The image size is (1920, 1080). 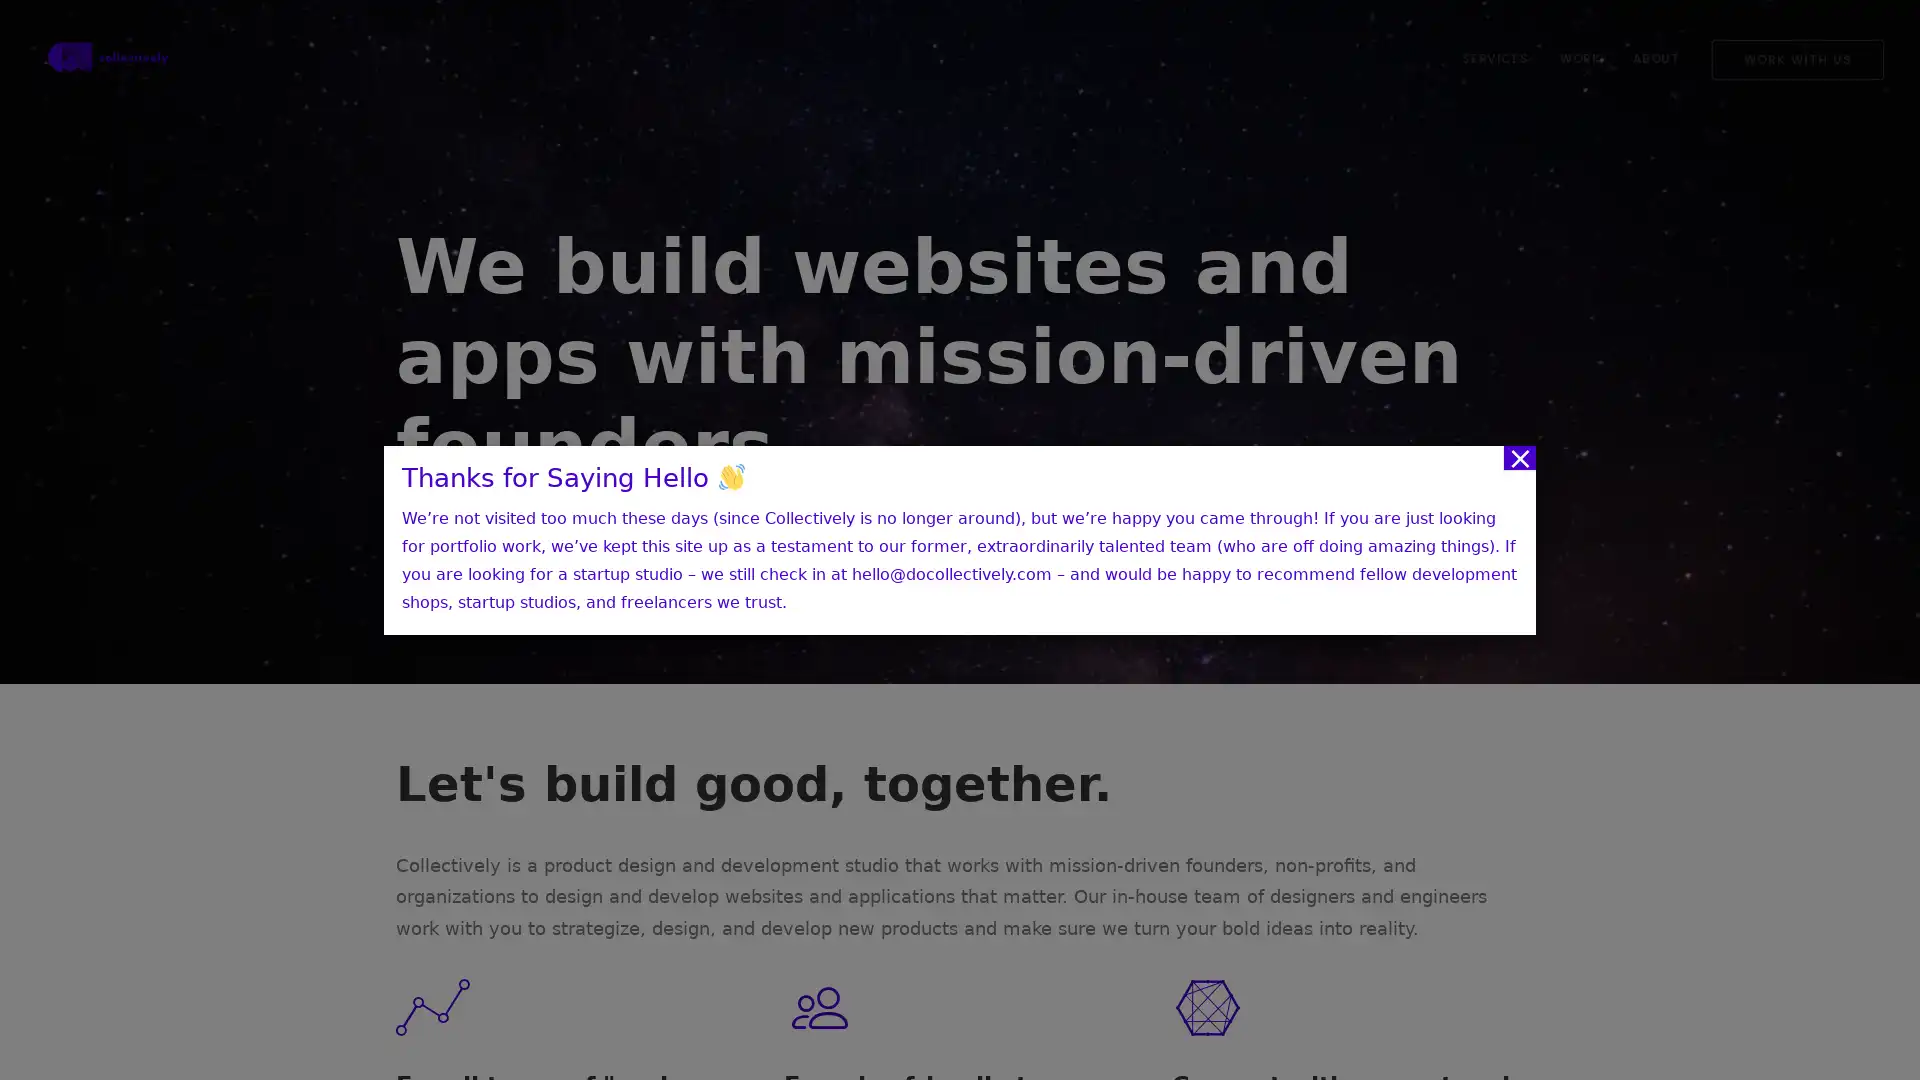 I want to click on Close, so click(x=1520, y=458).